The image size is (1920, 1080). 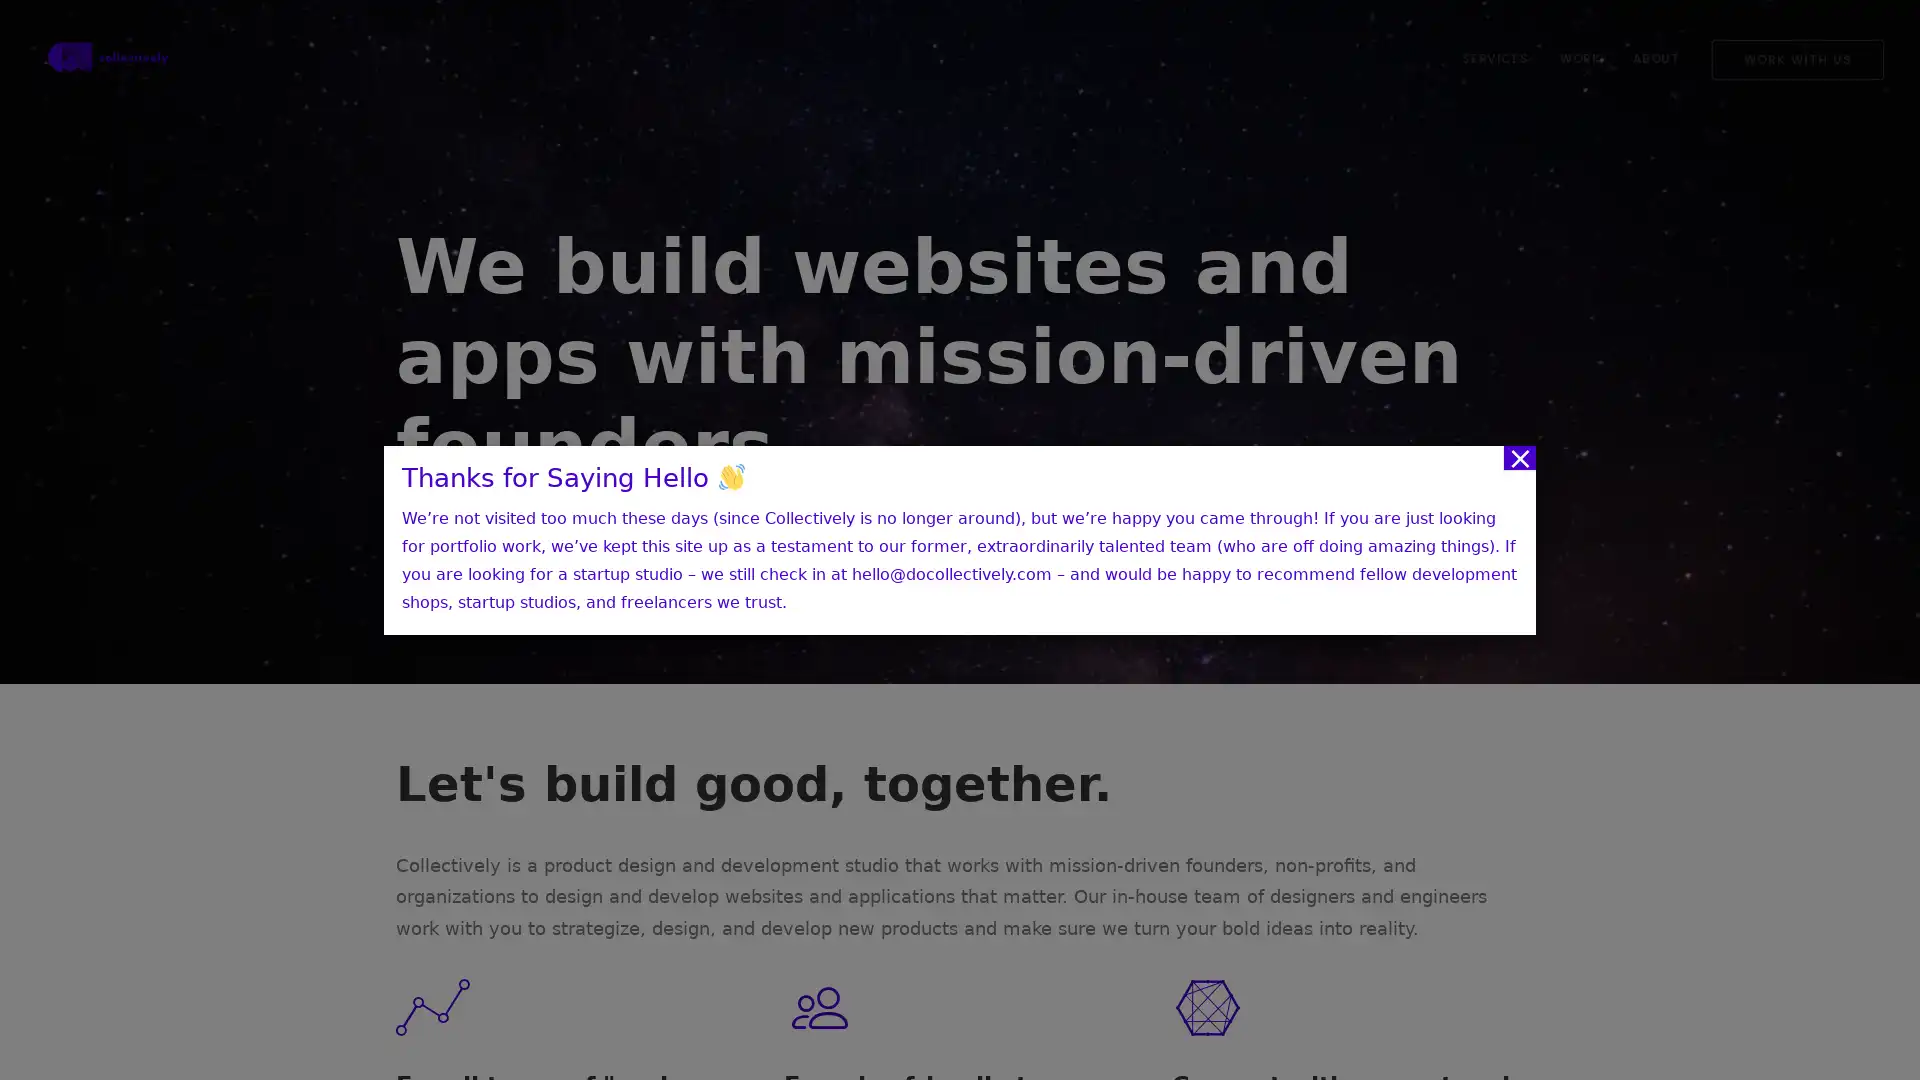 I want to click on Close, so click(x=1520, y=458).